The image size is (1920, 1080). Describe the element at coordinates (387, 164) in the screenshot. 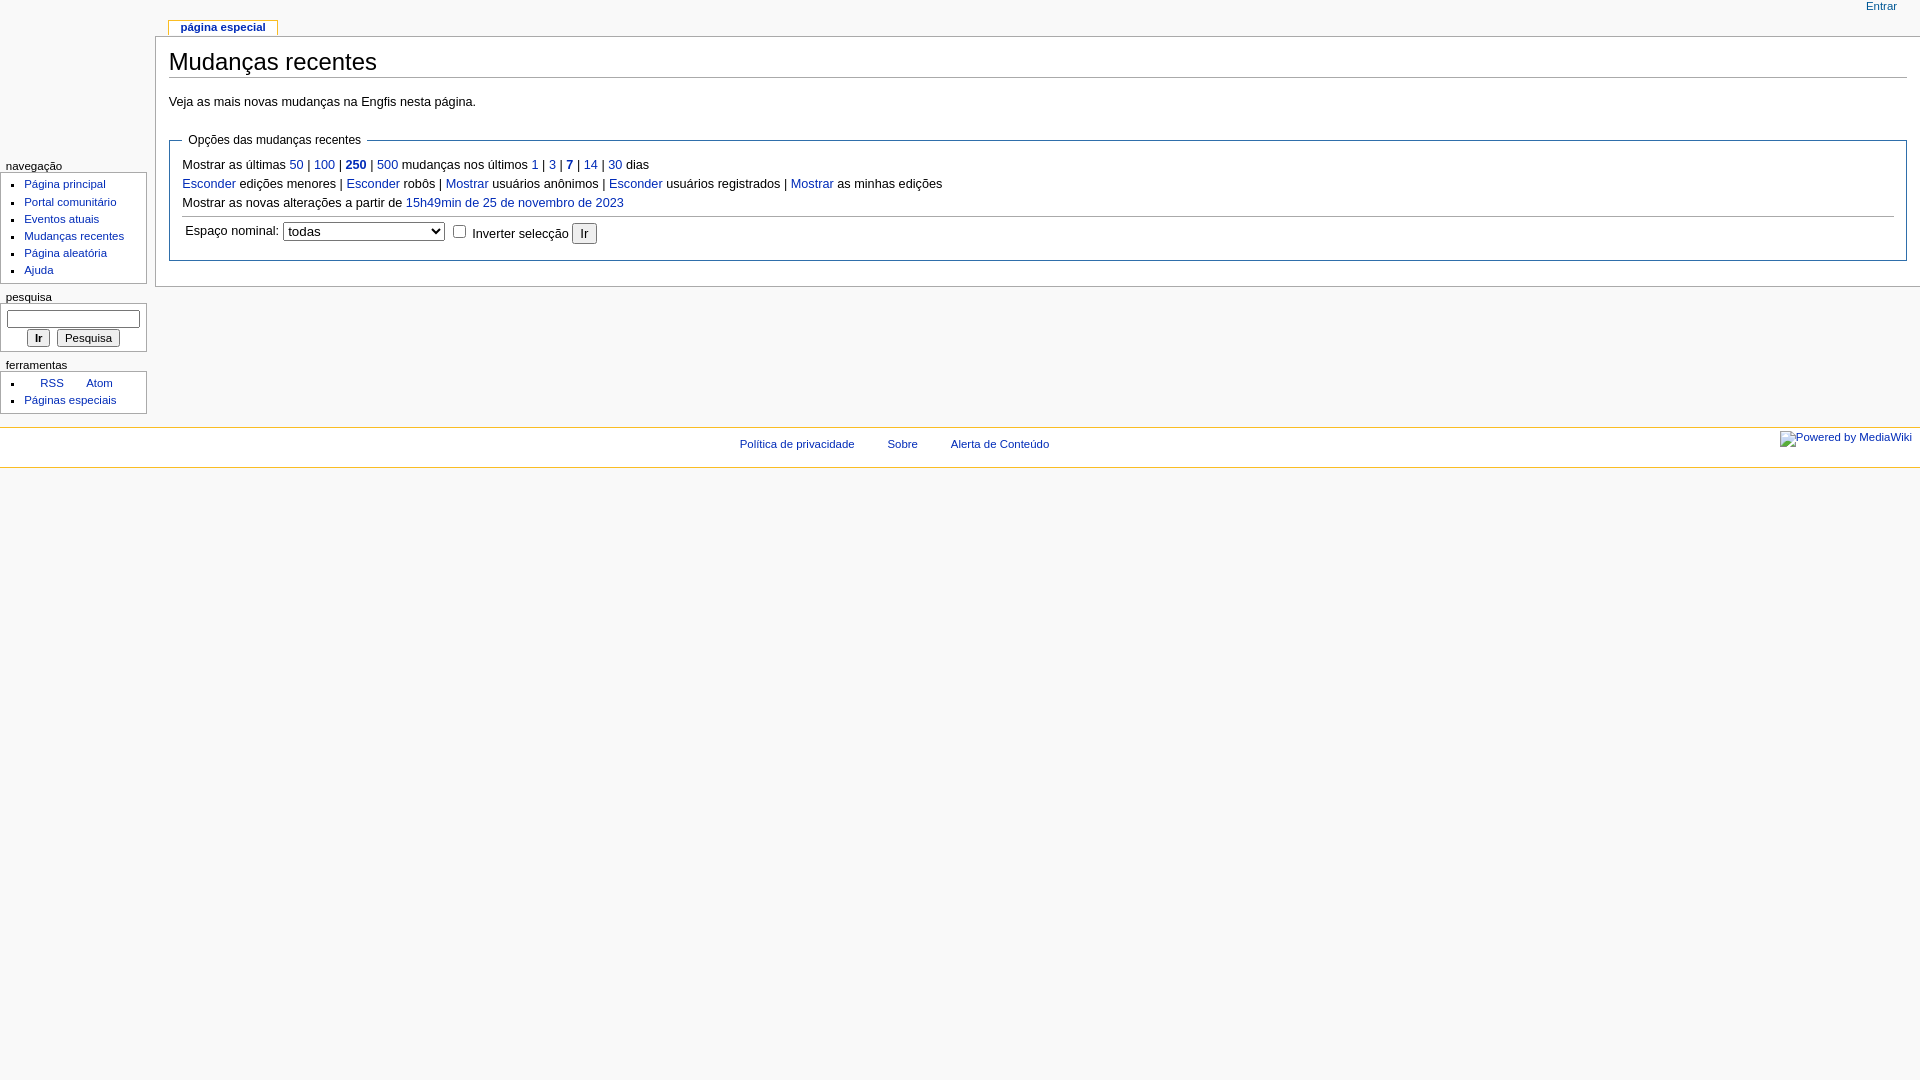

I see `'500'` at that location.